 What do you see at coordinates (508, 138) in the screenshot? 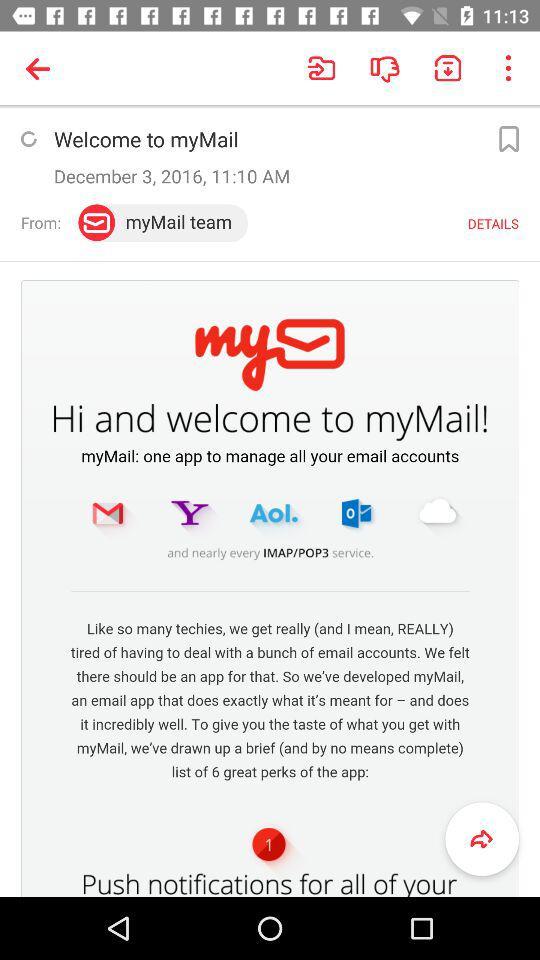
I see `more mail option` at bounding box center [508, 138].